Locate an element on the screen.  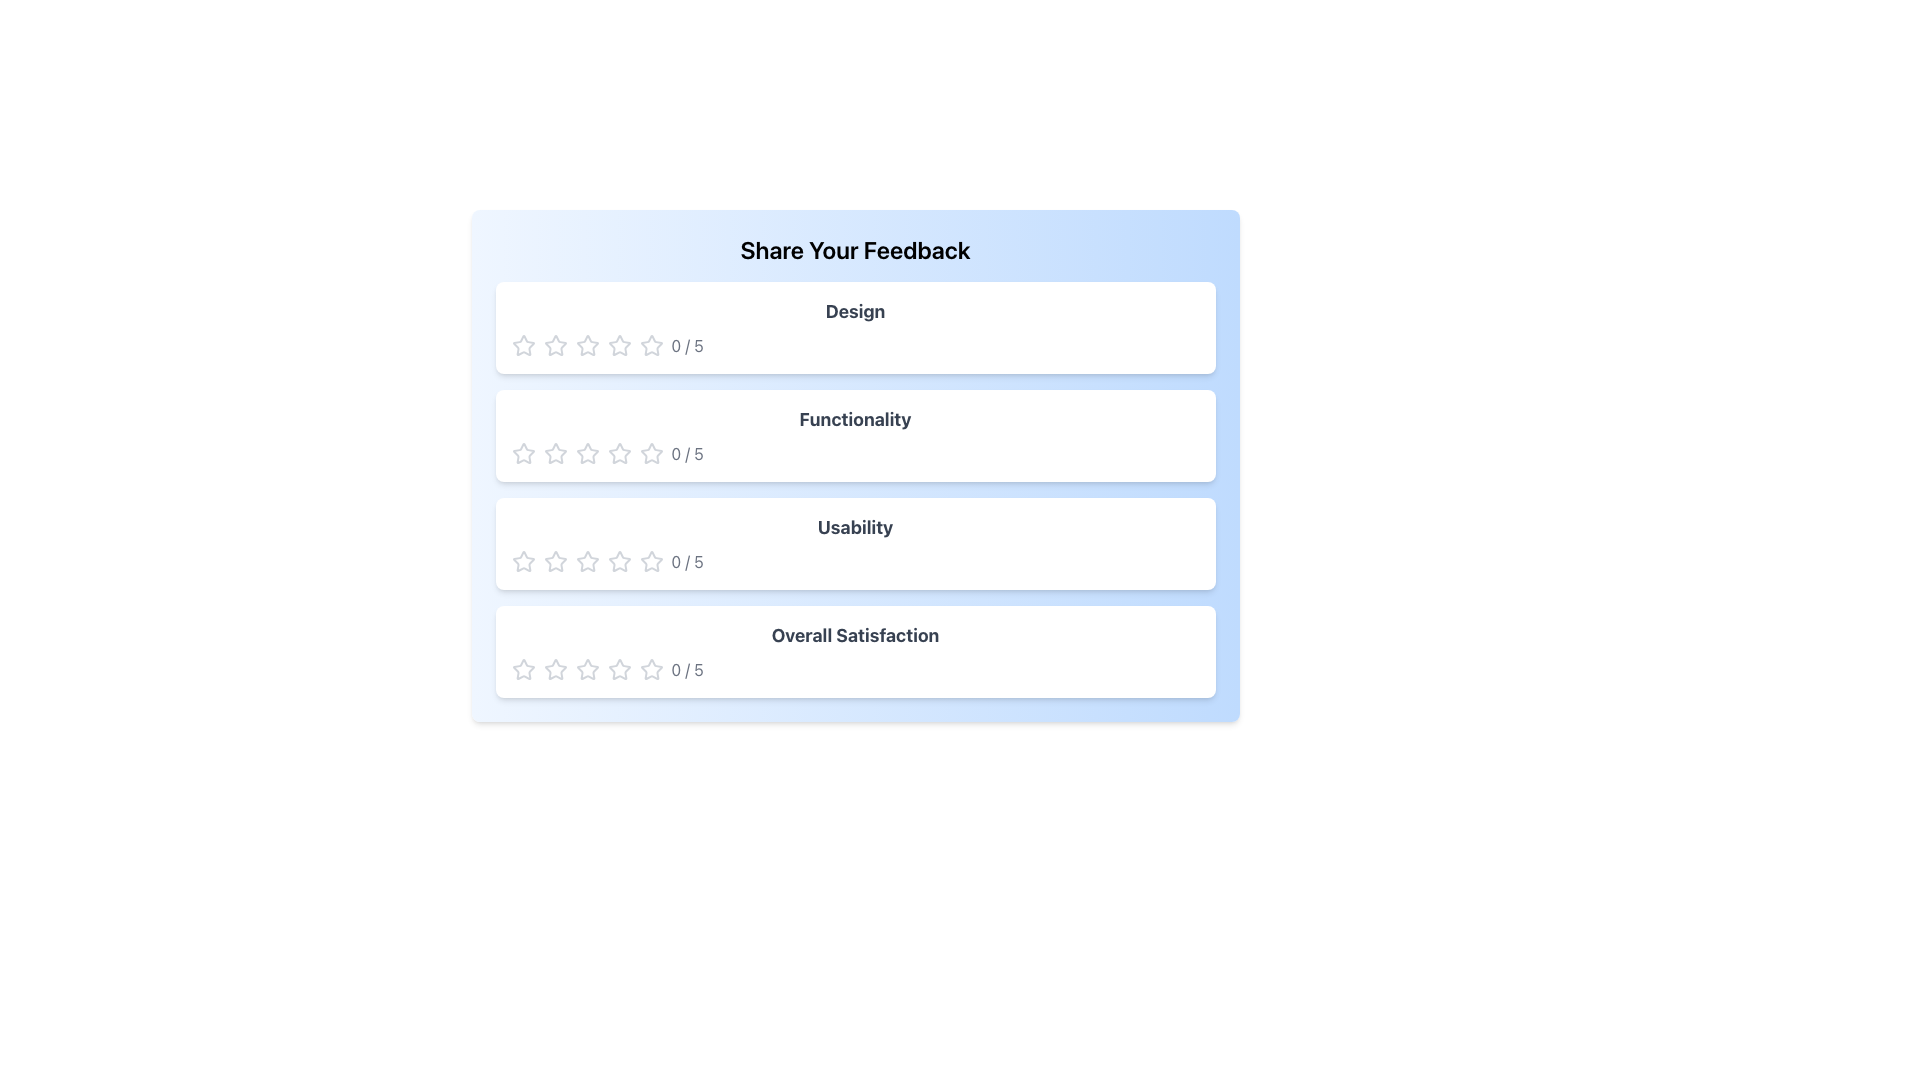
the first rating star in the 'Overall Satisfaction' section is located at coordinates (523, 670).